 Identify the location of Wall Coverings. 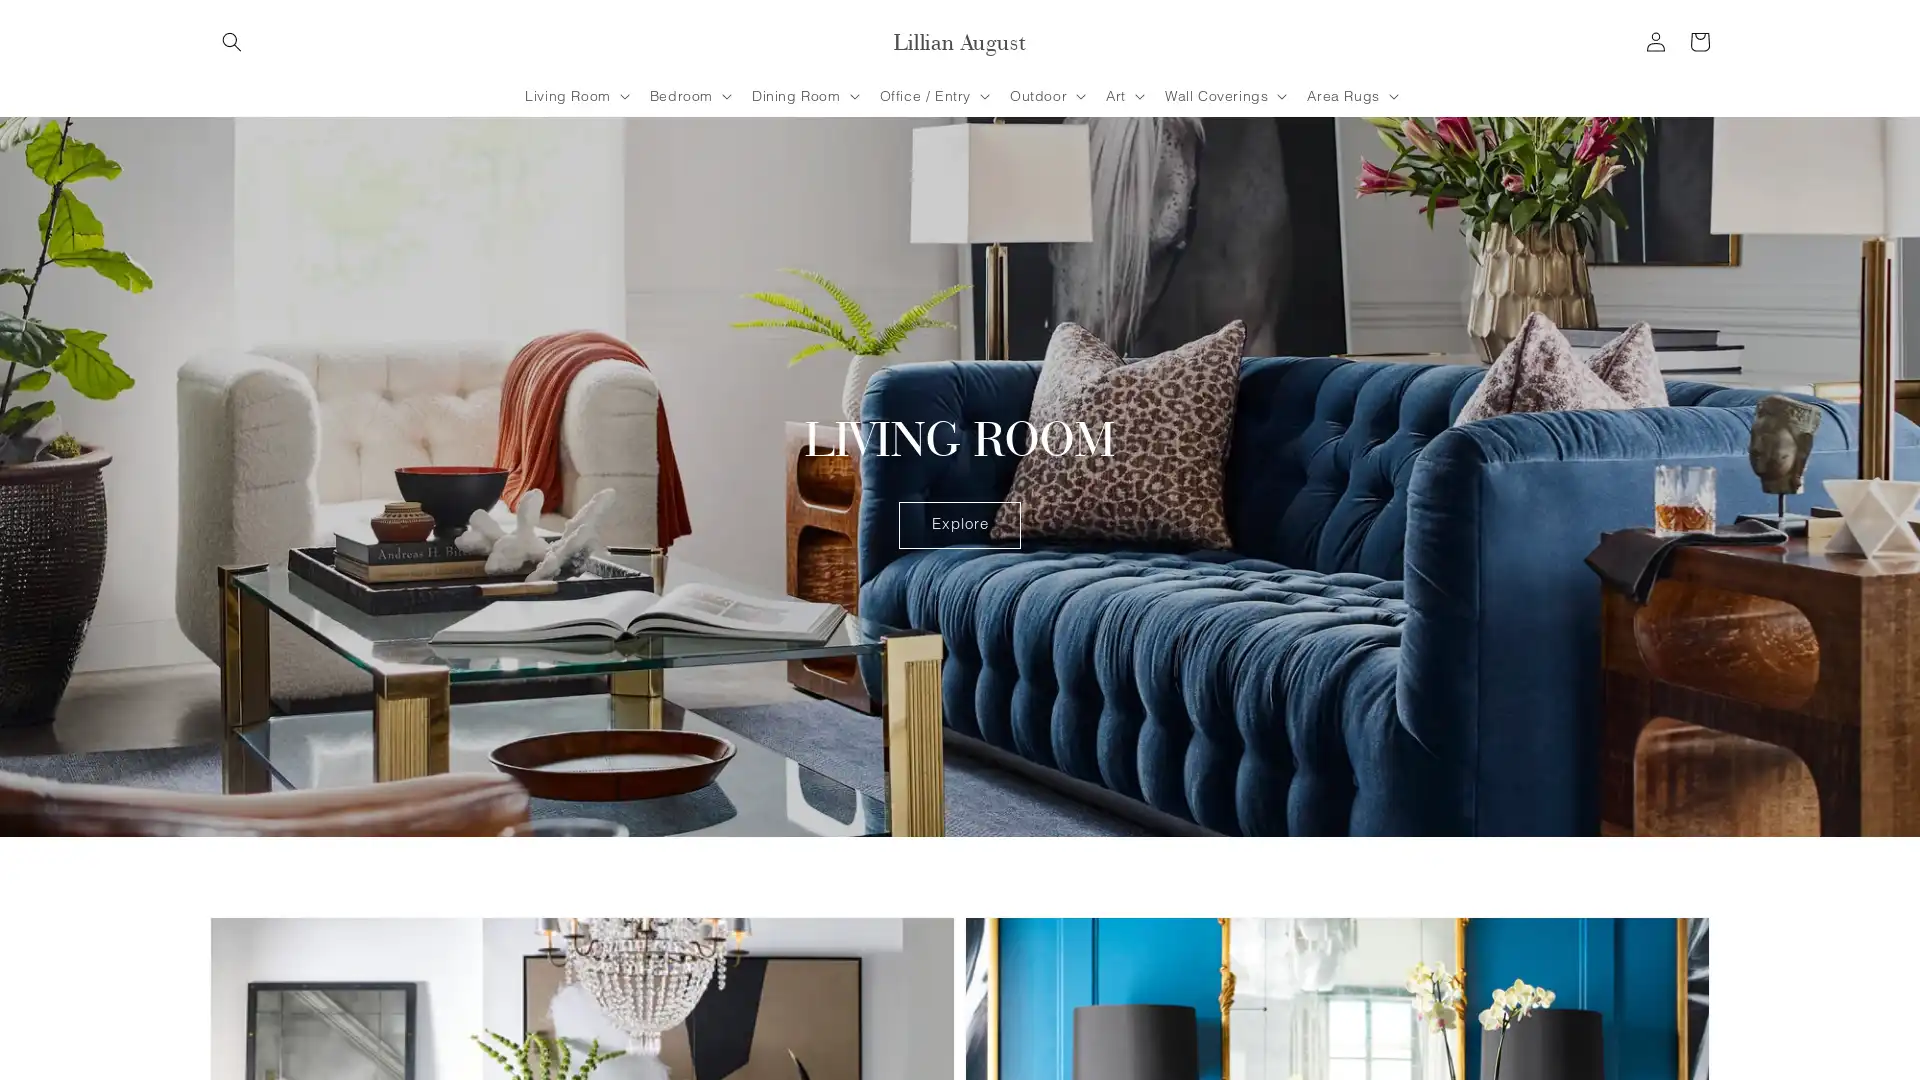
(1223, 95).